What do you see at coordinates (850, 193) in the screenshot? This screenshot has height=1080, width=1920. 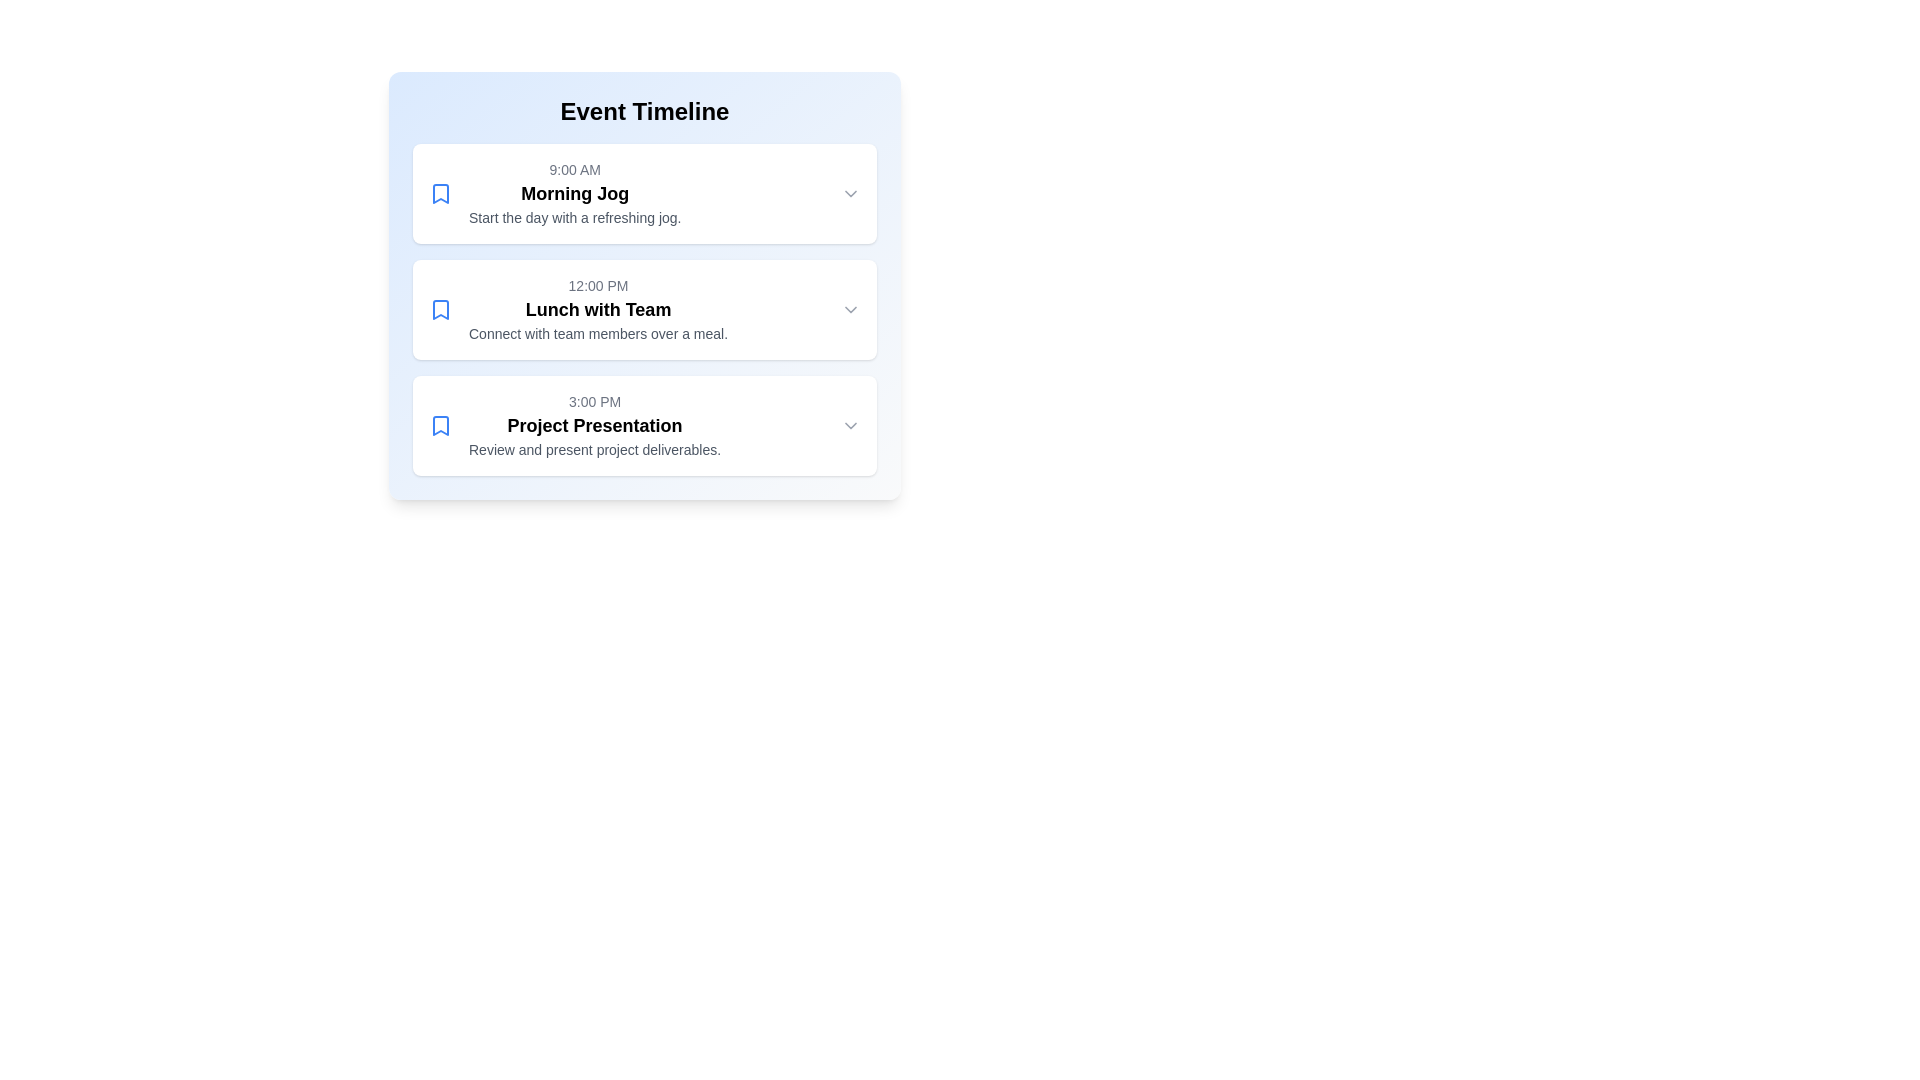 I see `the chevron icon (Dropdown Indicator) located at the rightmost edge of the 'Morning Jog' event` at bounding box center [850, 193].